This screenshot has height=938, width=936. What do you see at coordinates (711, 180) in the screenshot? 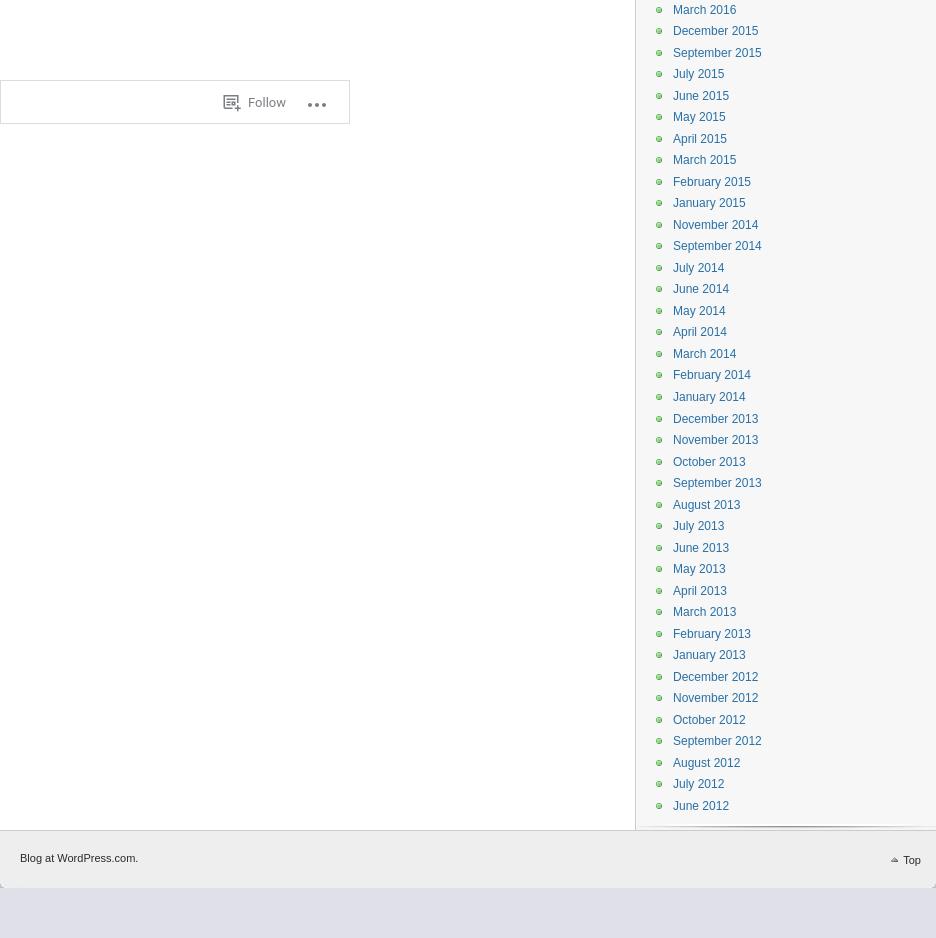
I see `'February 2015'` at bounding box center [711, 180].